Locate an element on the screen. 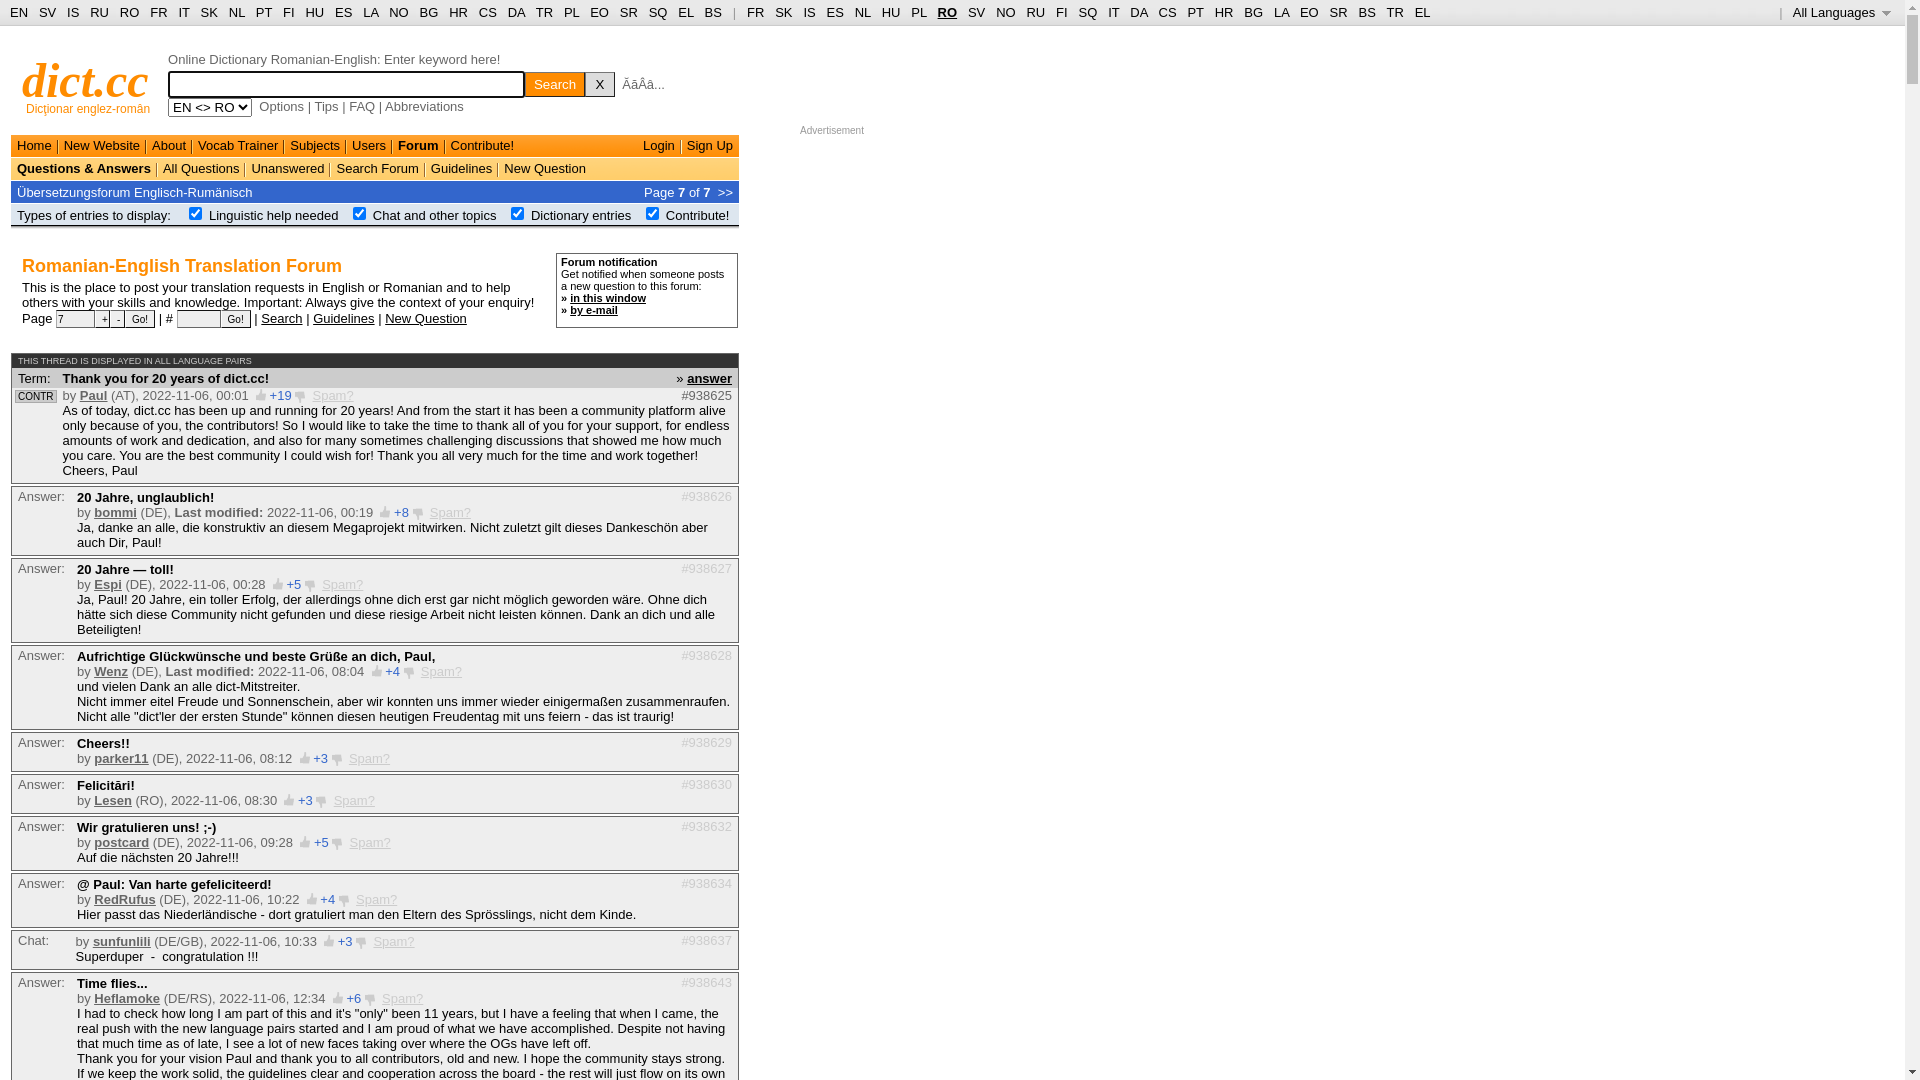 This screenshot has height=1080, width=1920. 'Questions & Answers' is located at coordinates (82, 167).